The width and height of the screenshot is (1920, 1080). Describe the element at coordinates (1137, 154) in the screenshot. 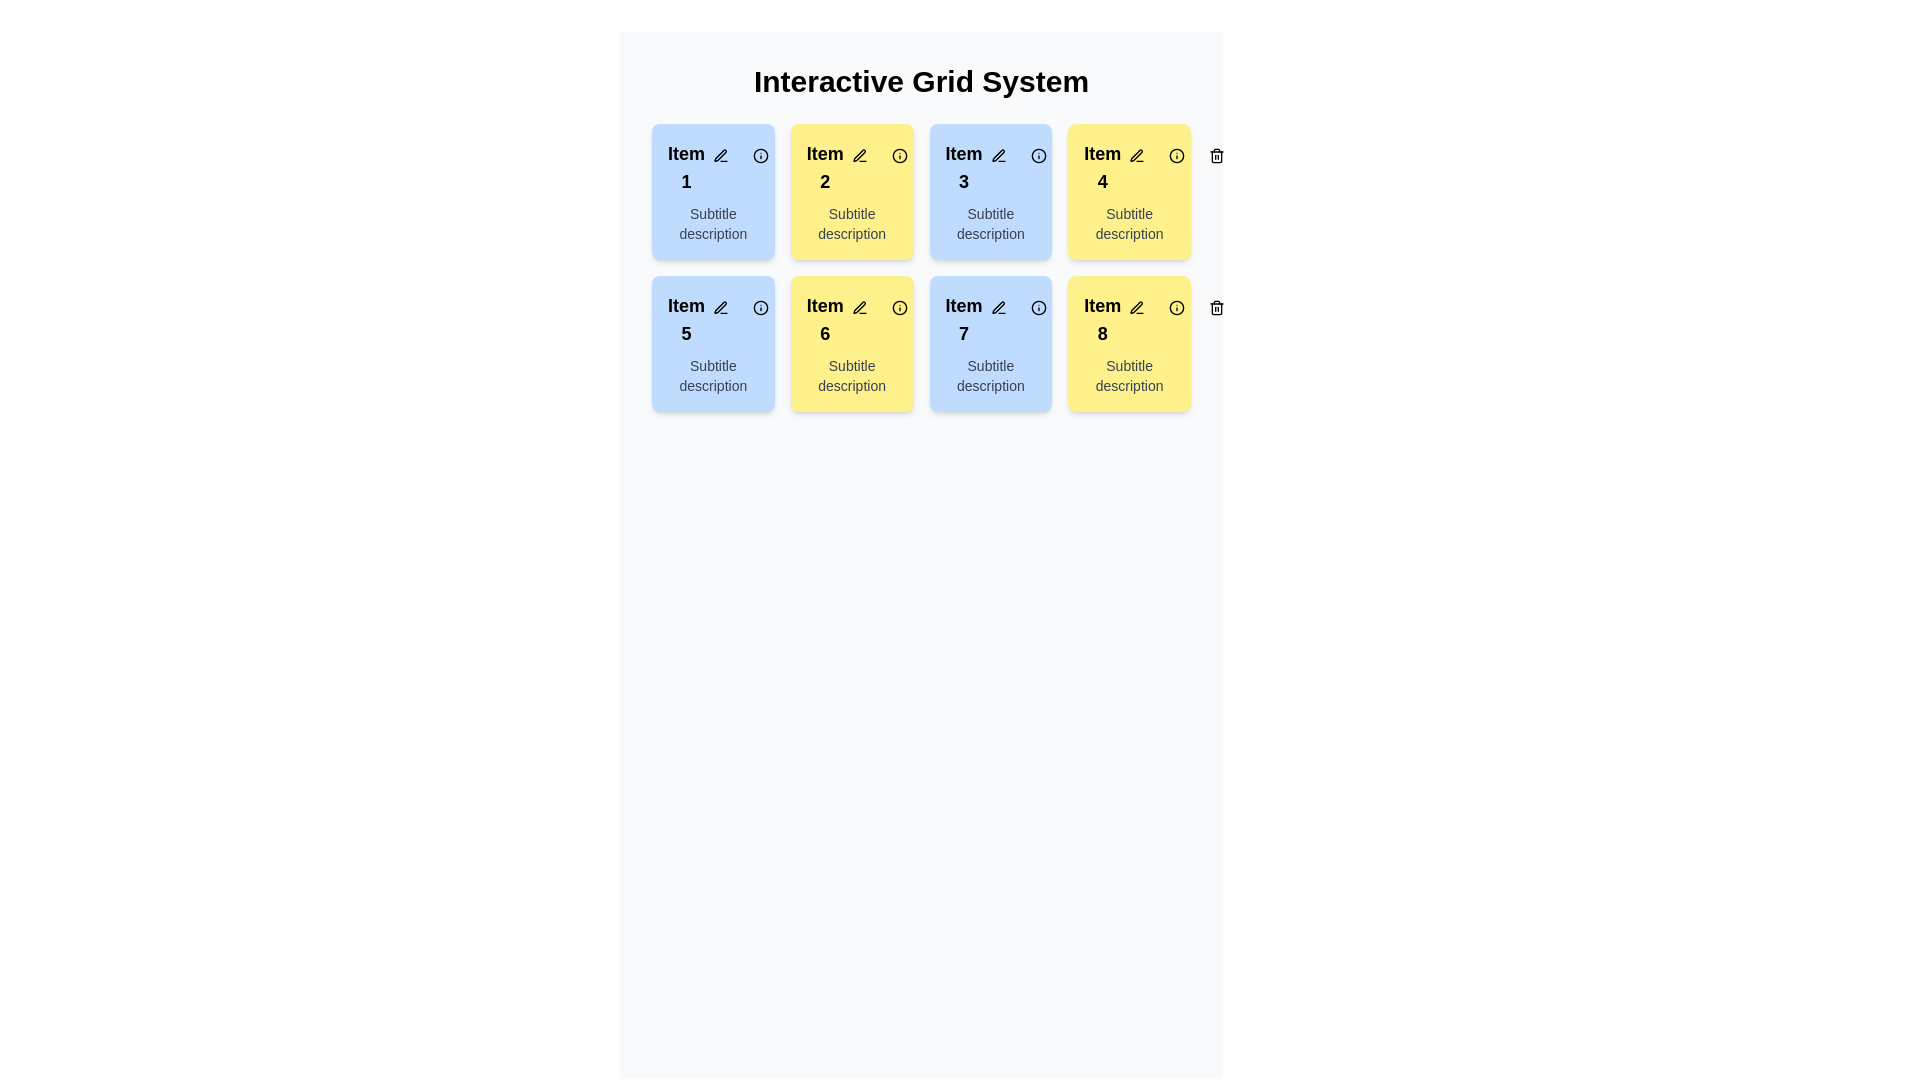

I see `the pencil icon located in the top-right corner of the yellow grid item labeled 'Item 4'` at that location.